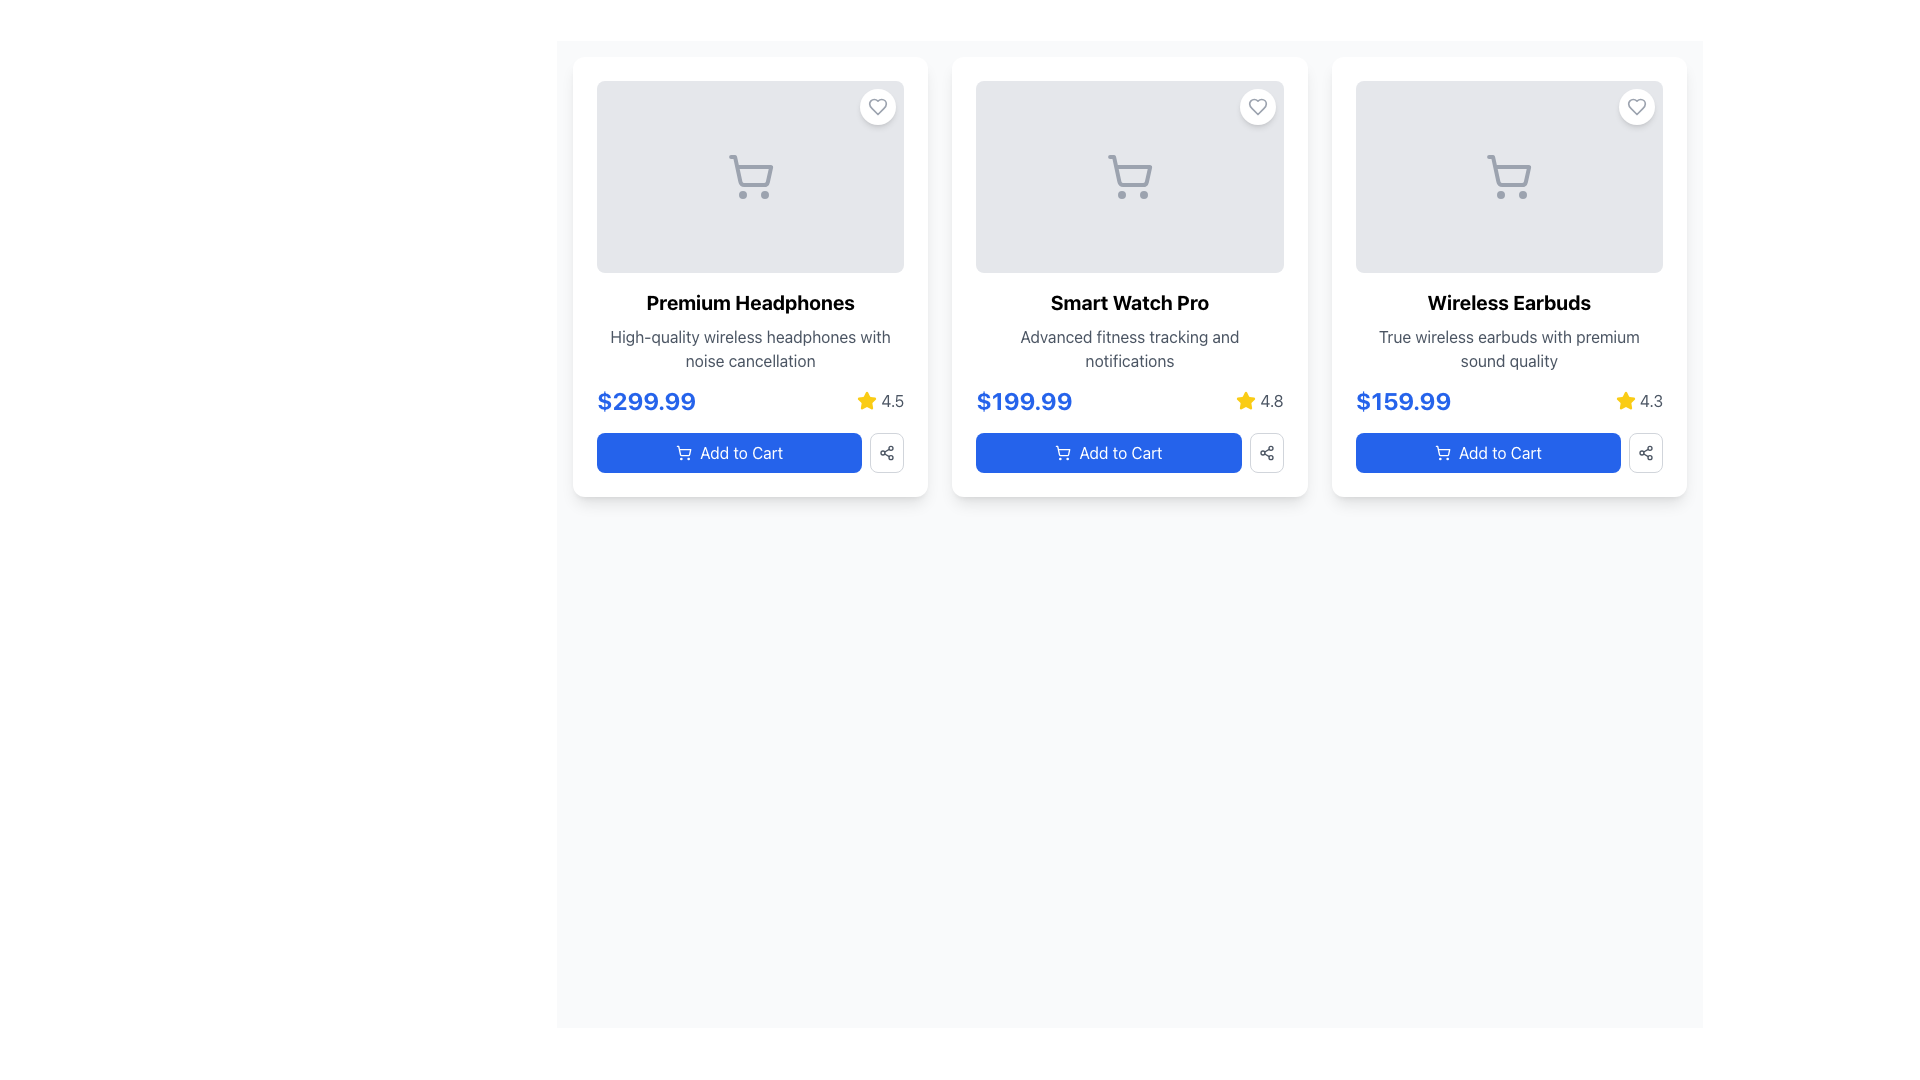 This screenshot has height=1080, width=1920. What do you see at coordinates (1646, 452) in the screenshot?
I see `the small graphical icon resembling a sharing symbol located in the bottom-right of the wireless earbuds product card` at bounding box center [1646, 452].